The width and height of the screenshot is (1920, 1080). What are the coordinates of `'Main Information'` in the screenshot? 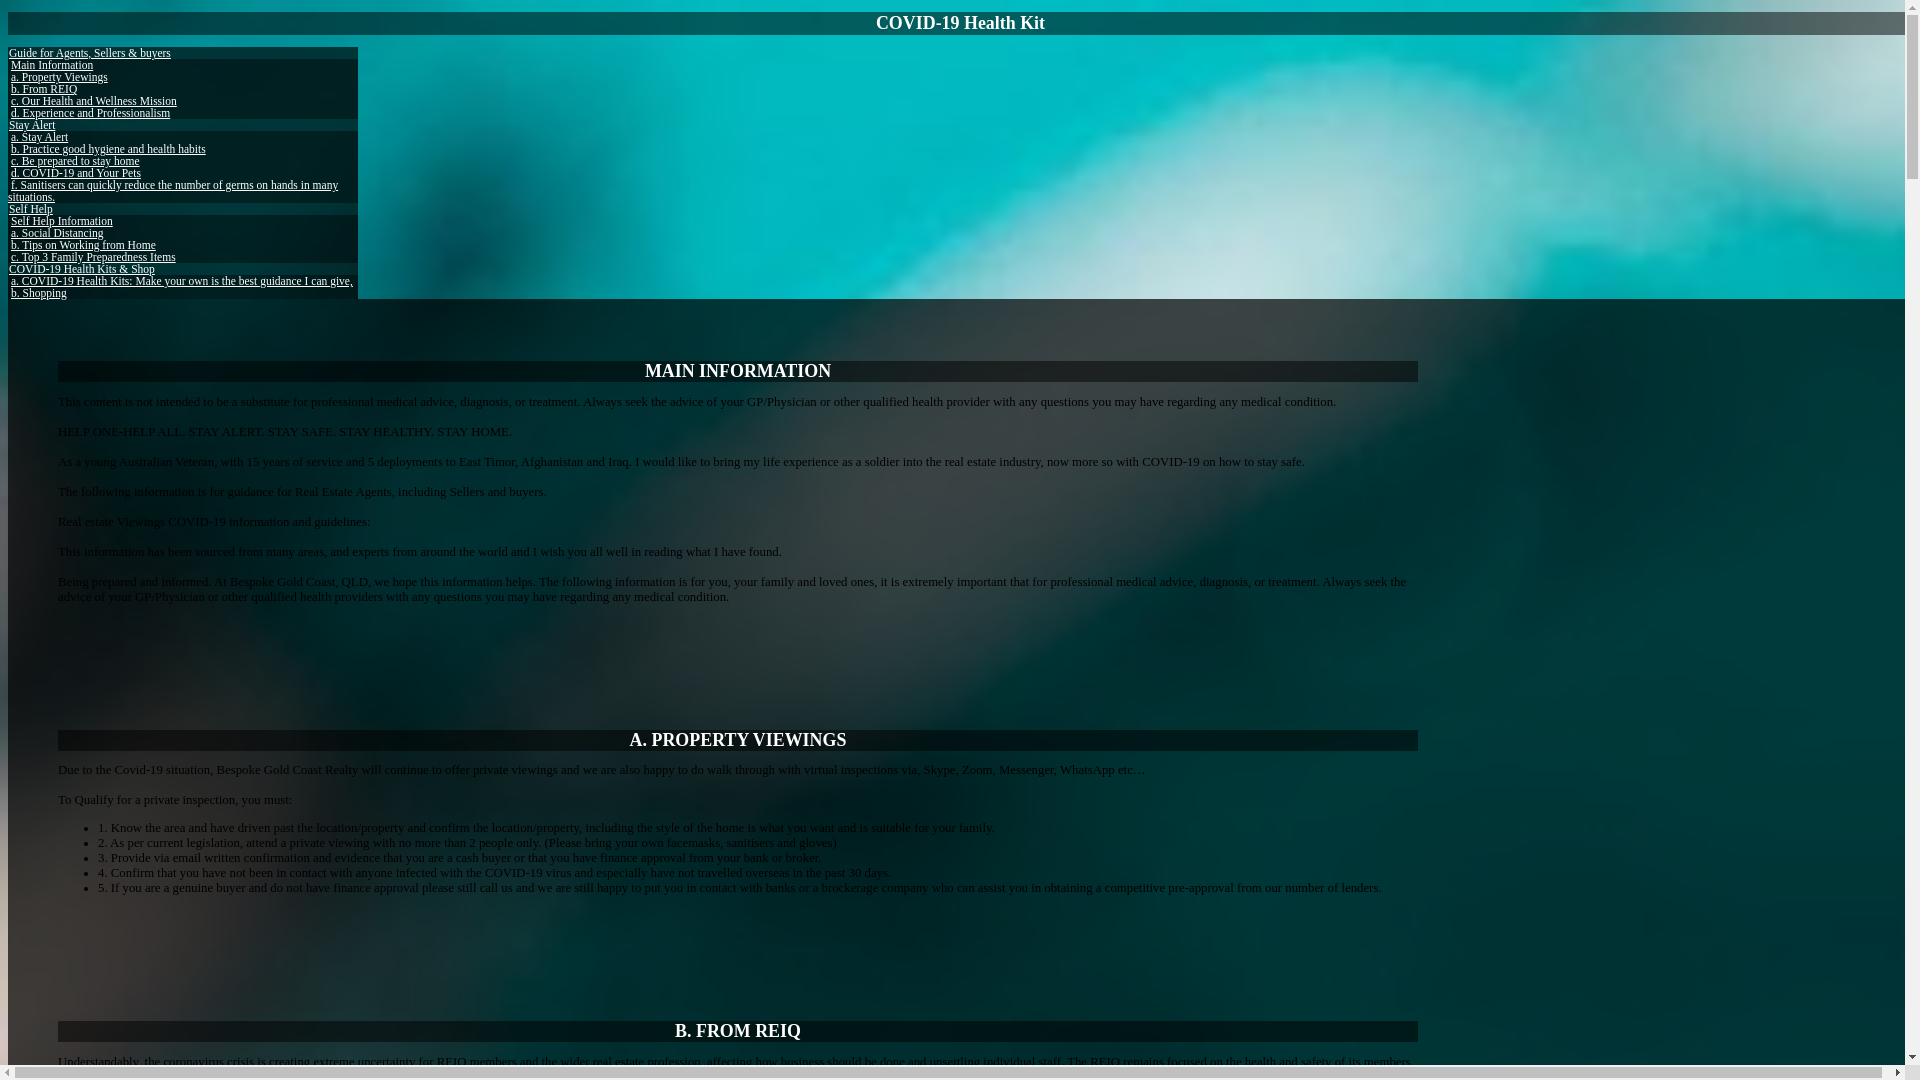 It's located at (9, 64).